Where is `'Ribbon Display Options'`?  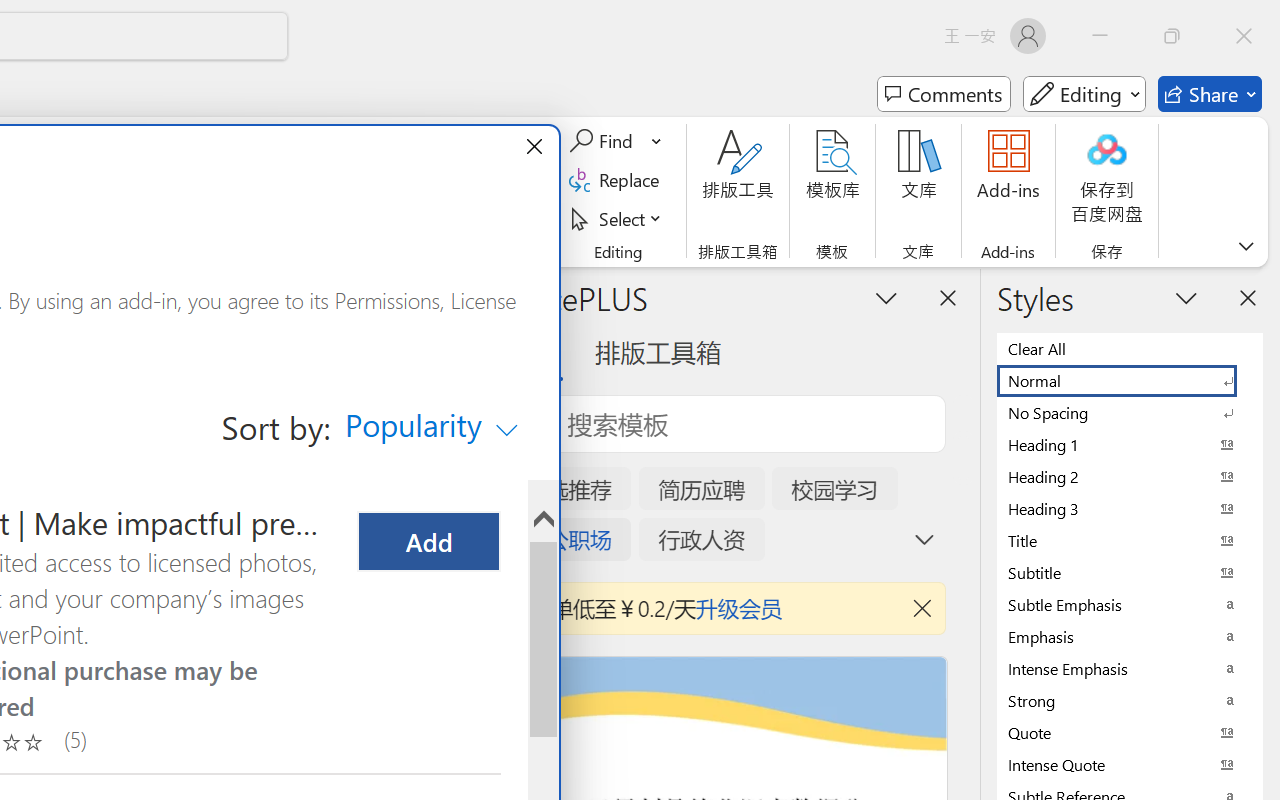 'Ribbon Display Options' is located at coordinates (1245, 245).